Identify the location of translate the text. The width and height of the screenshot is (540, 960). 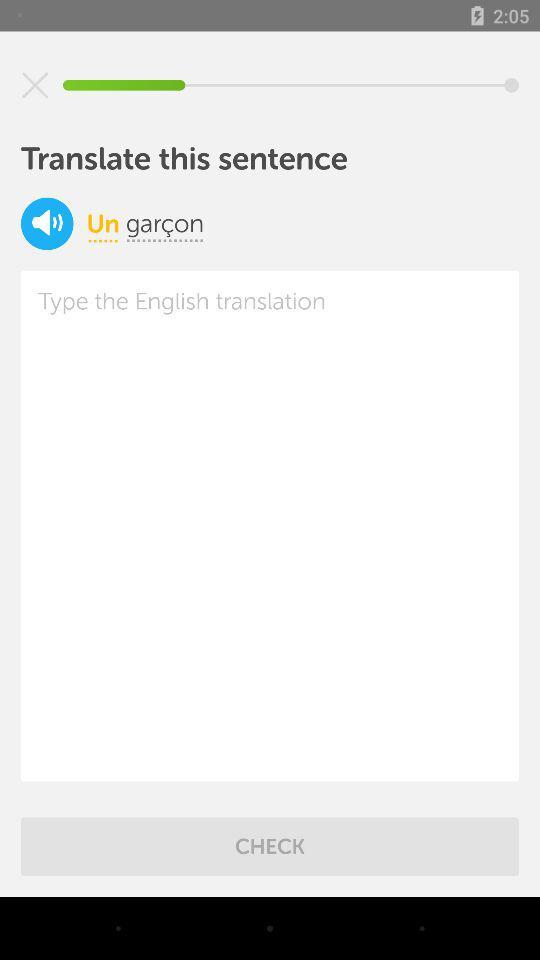
(270, 525).